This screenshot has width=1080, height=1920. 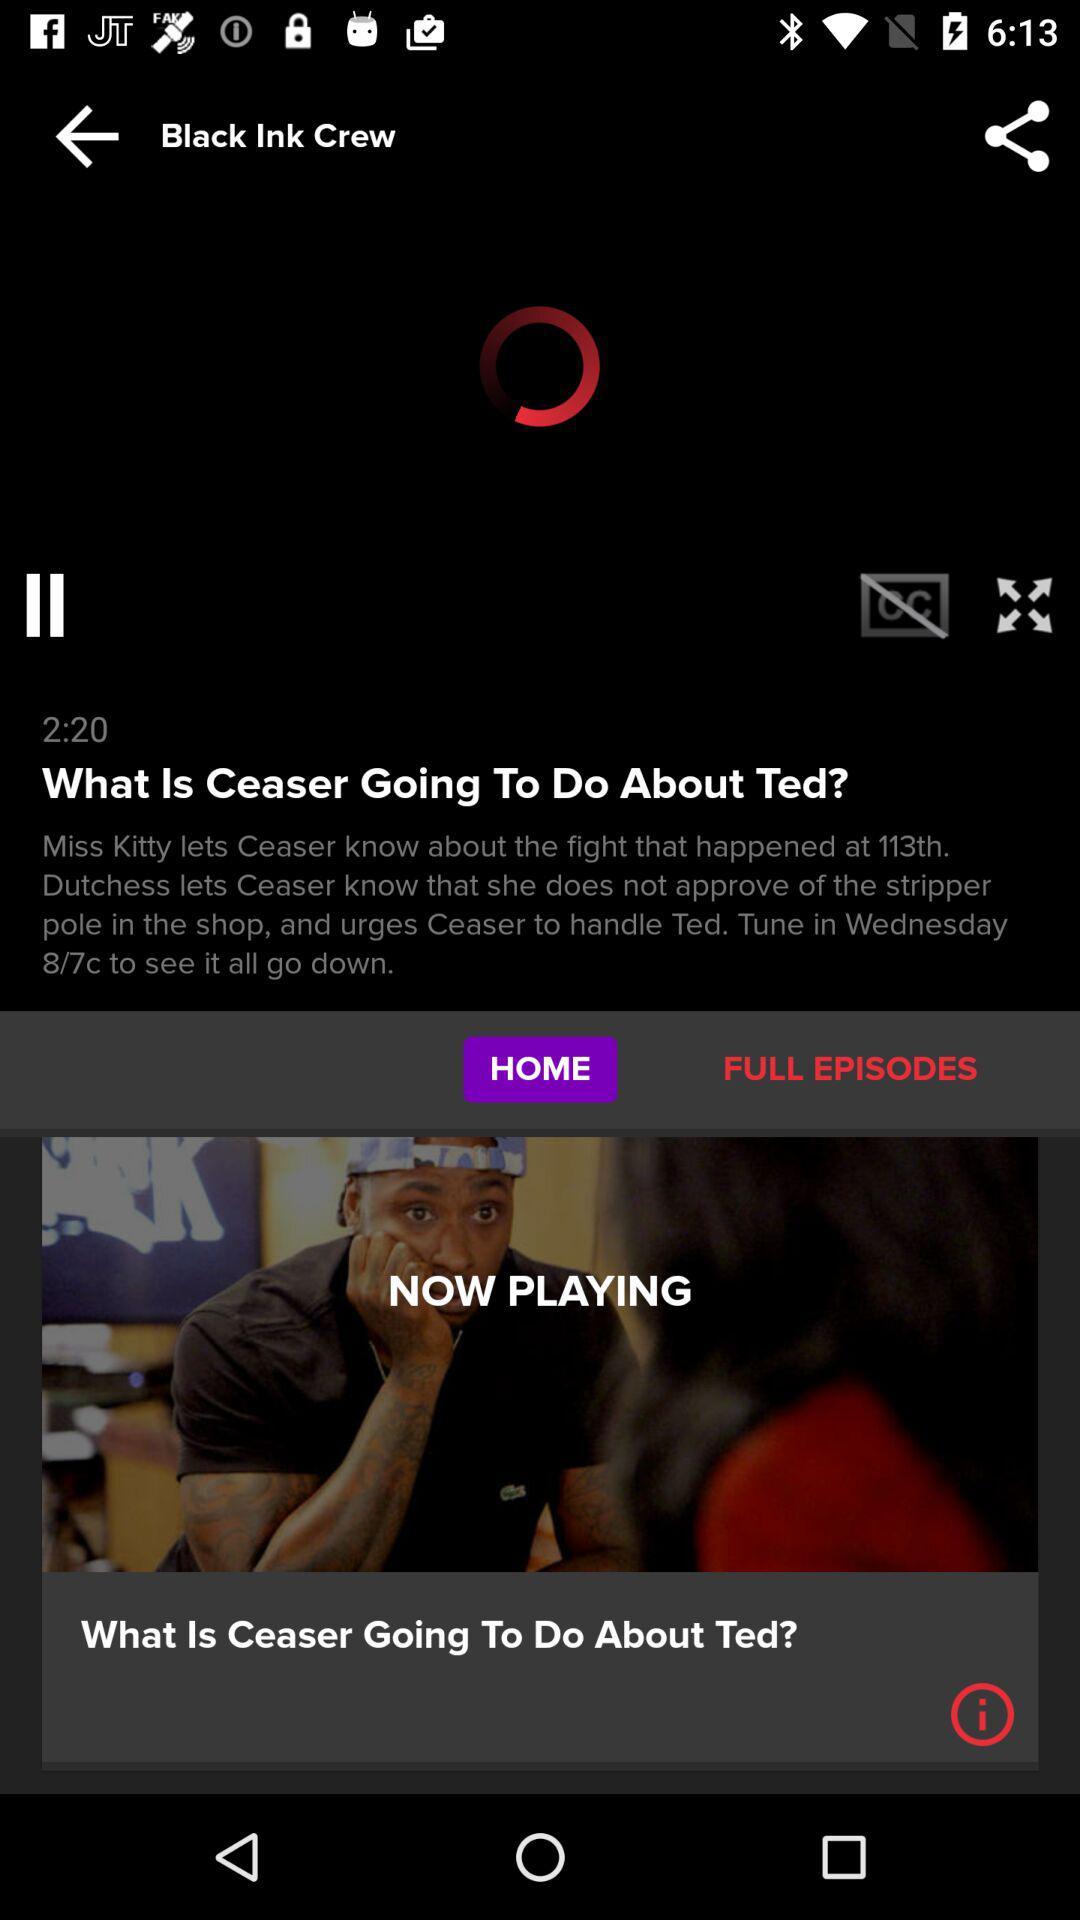 I want to click on the cc icon, so click(x=905, y=603).